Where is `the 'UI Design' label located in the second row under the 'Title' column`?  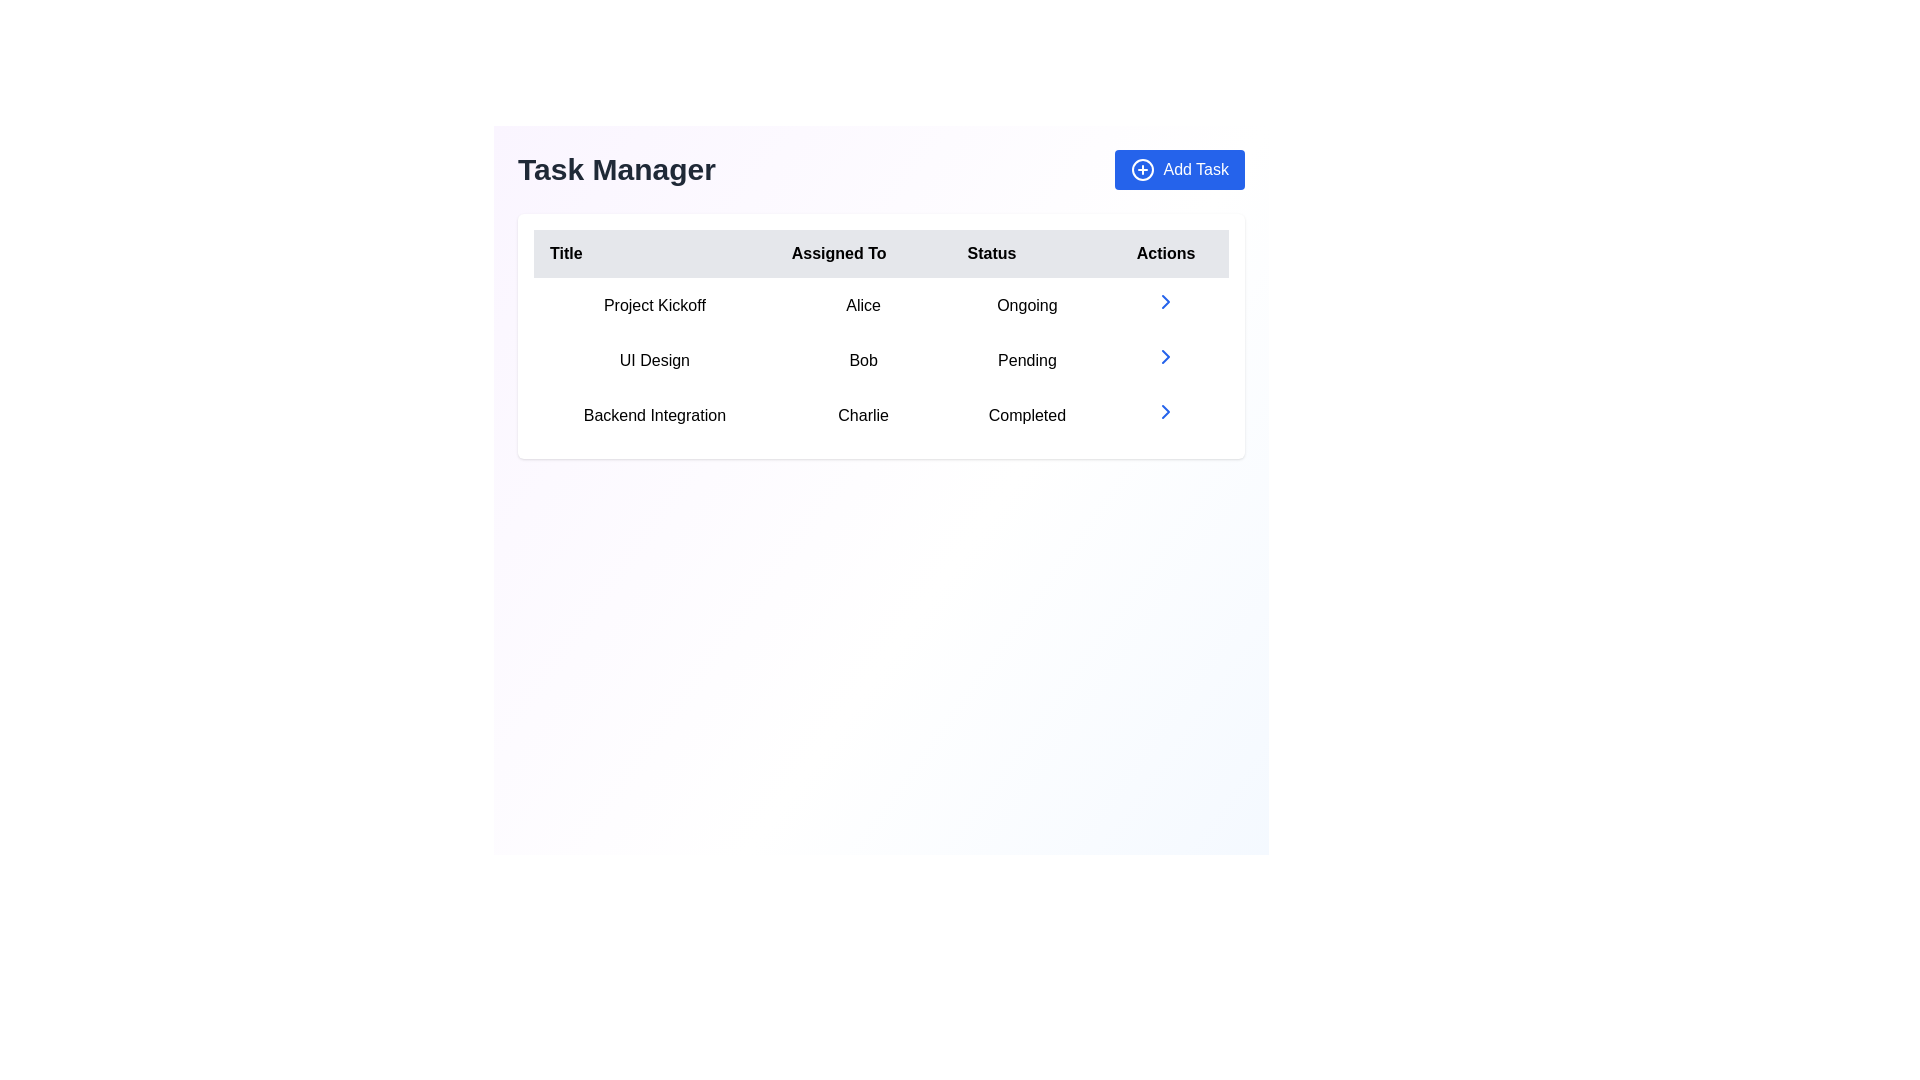
the 'UI Design' label located in the second row under the 'Title' column is located at coordinates (654, 360).